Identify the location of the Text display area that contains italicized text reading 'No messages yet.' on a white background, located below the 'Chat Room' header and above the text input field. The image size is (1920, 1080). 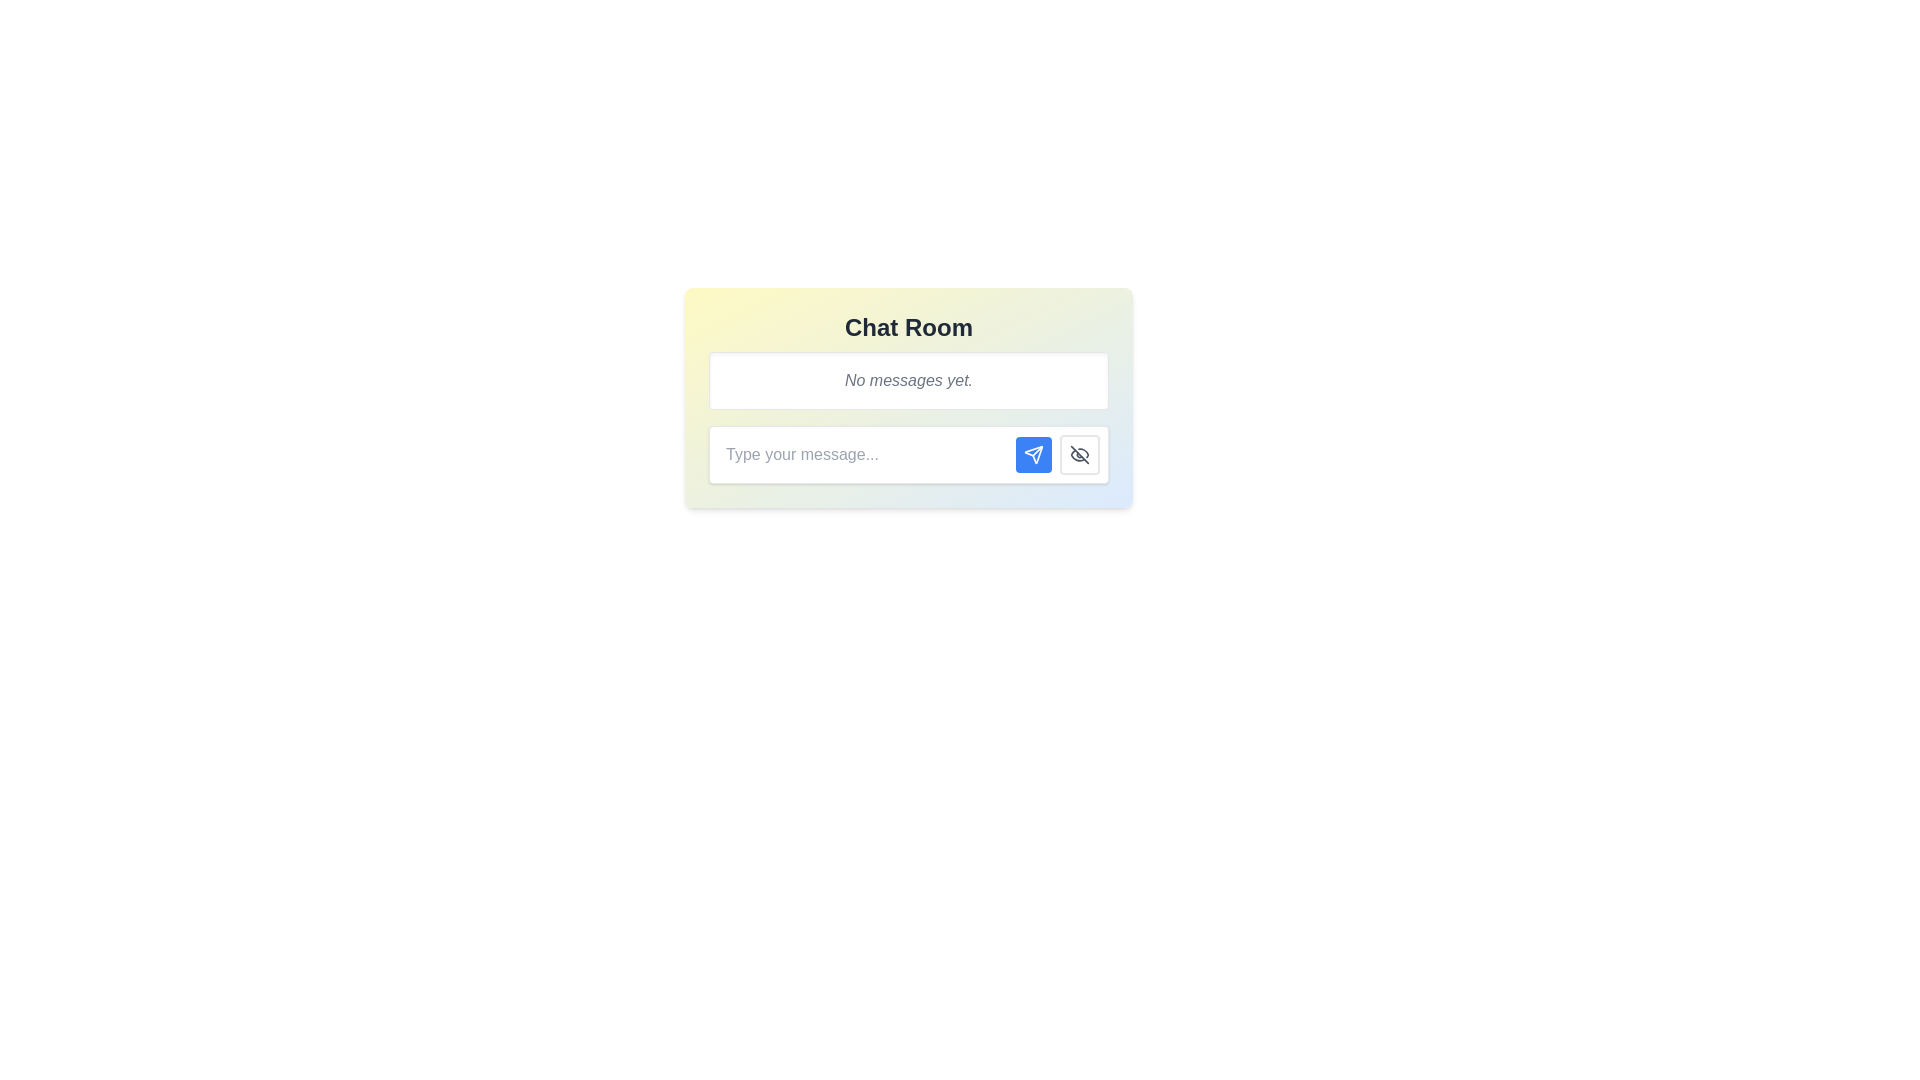
(907, 381).